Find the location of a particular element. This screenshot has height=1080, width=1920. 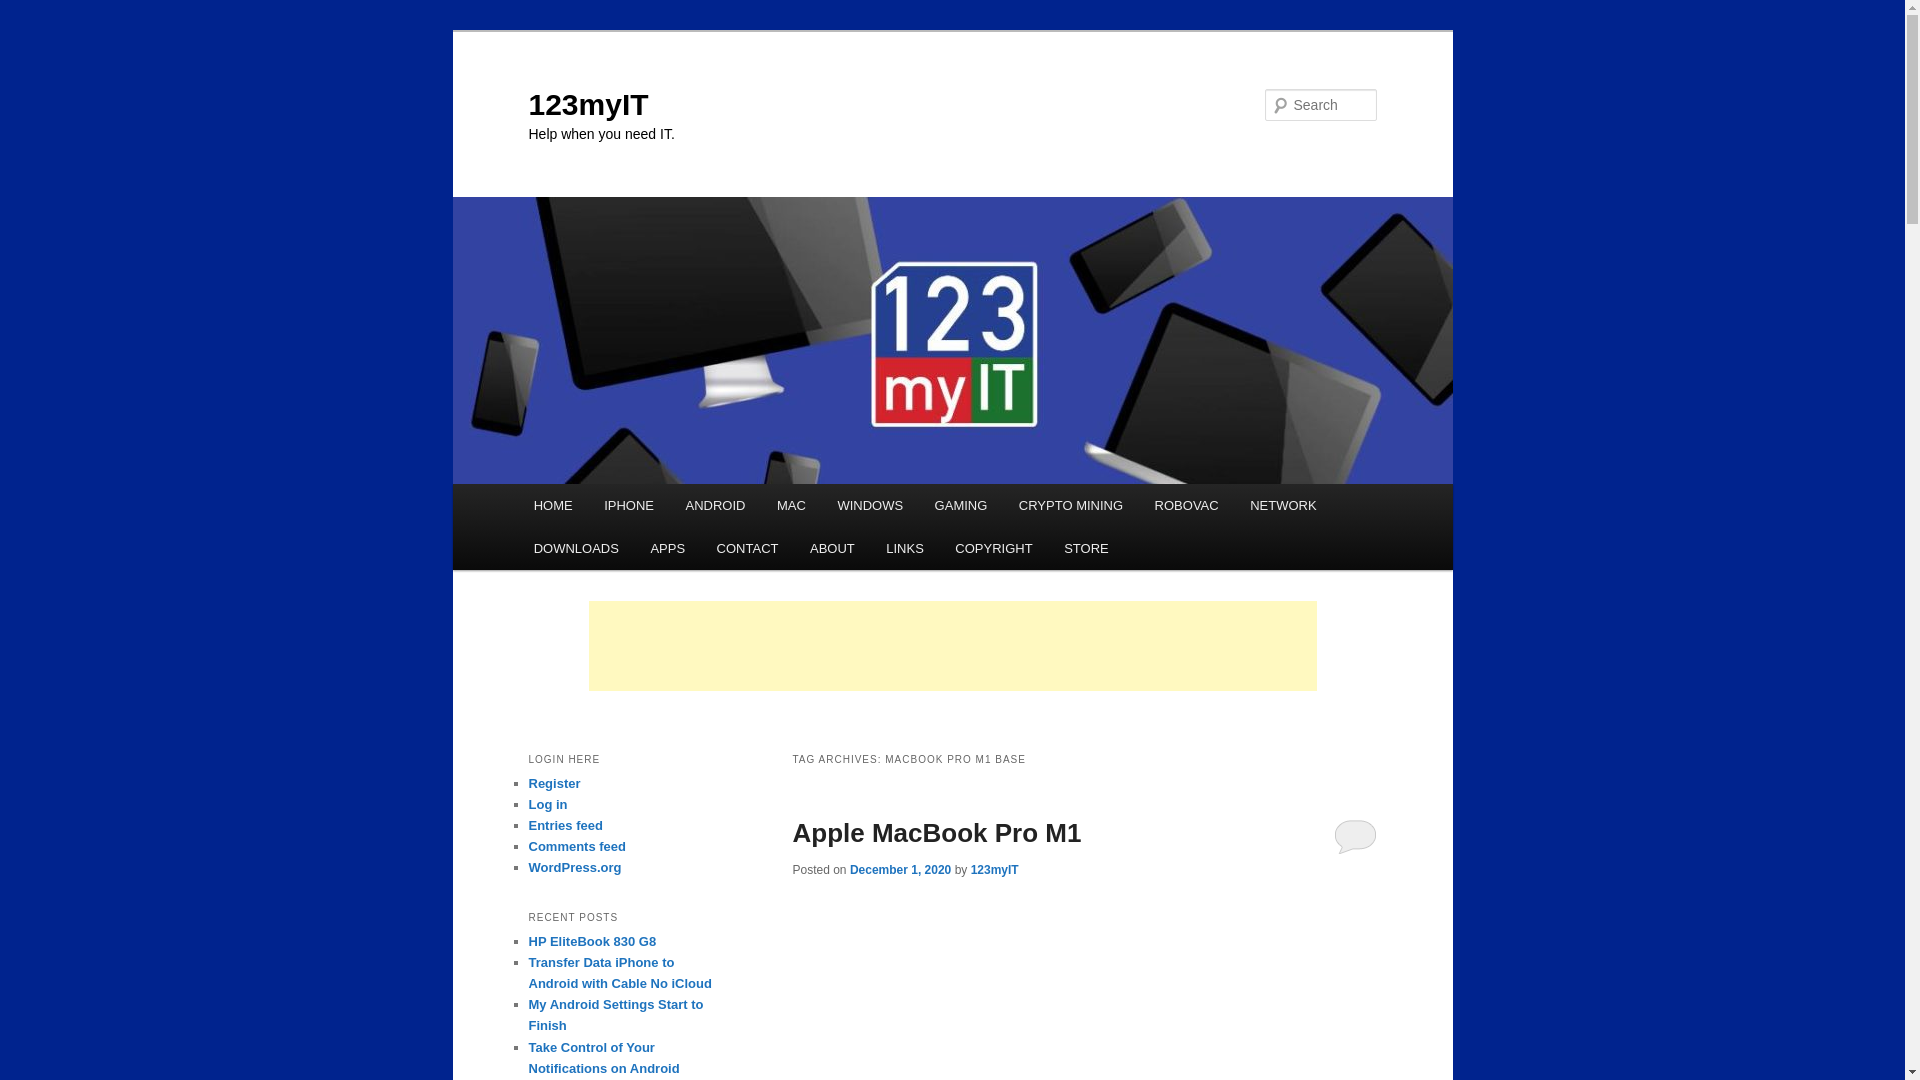

'December 1, 2020' is located at coordinates (899, 869).